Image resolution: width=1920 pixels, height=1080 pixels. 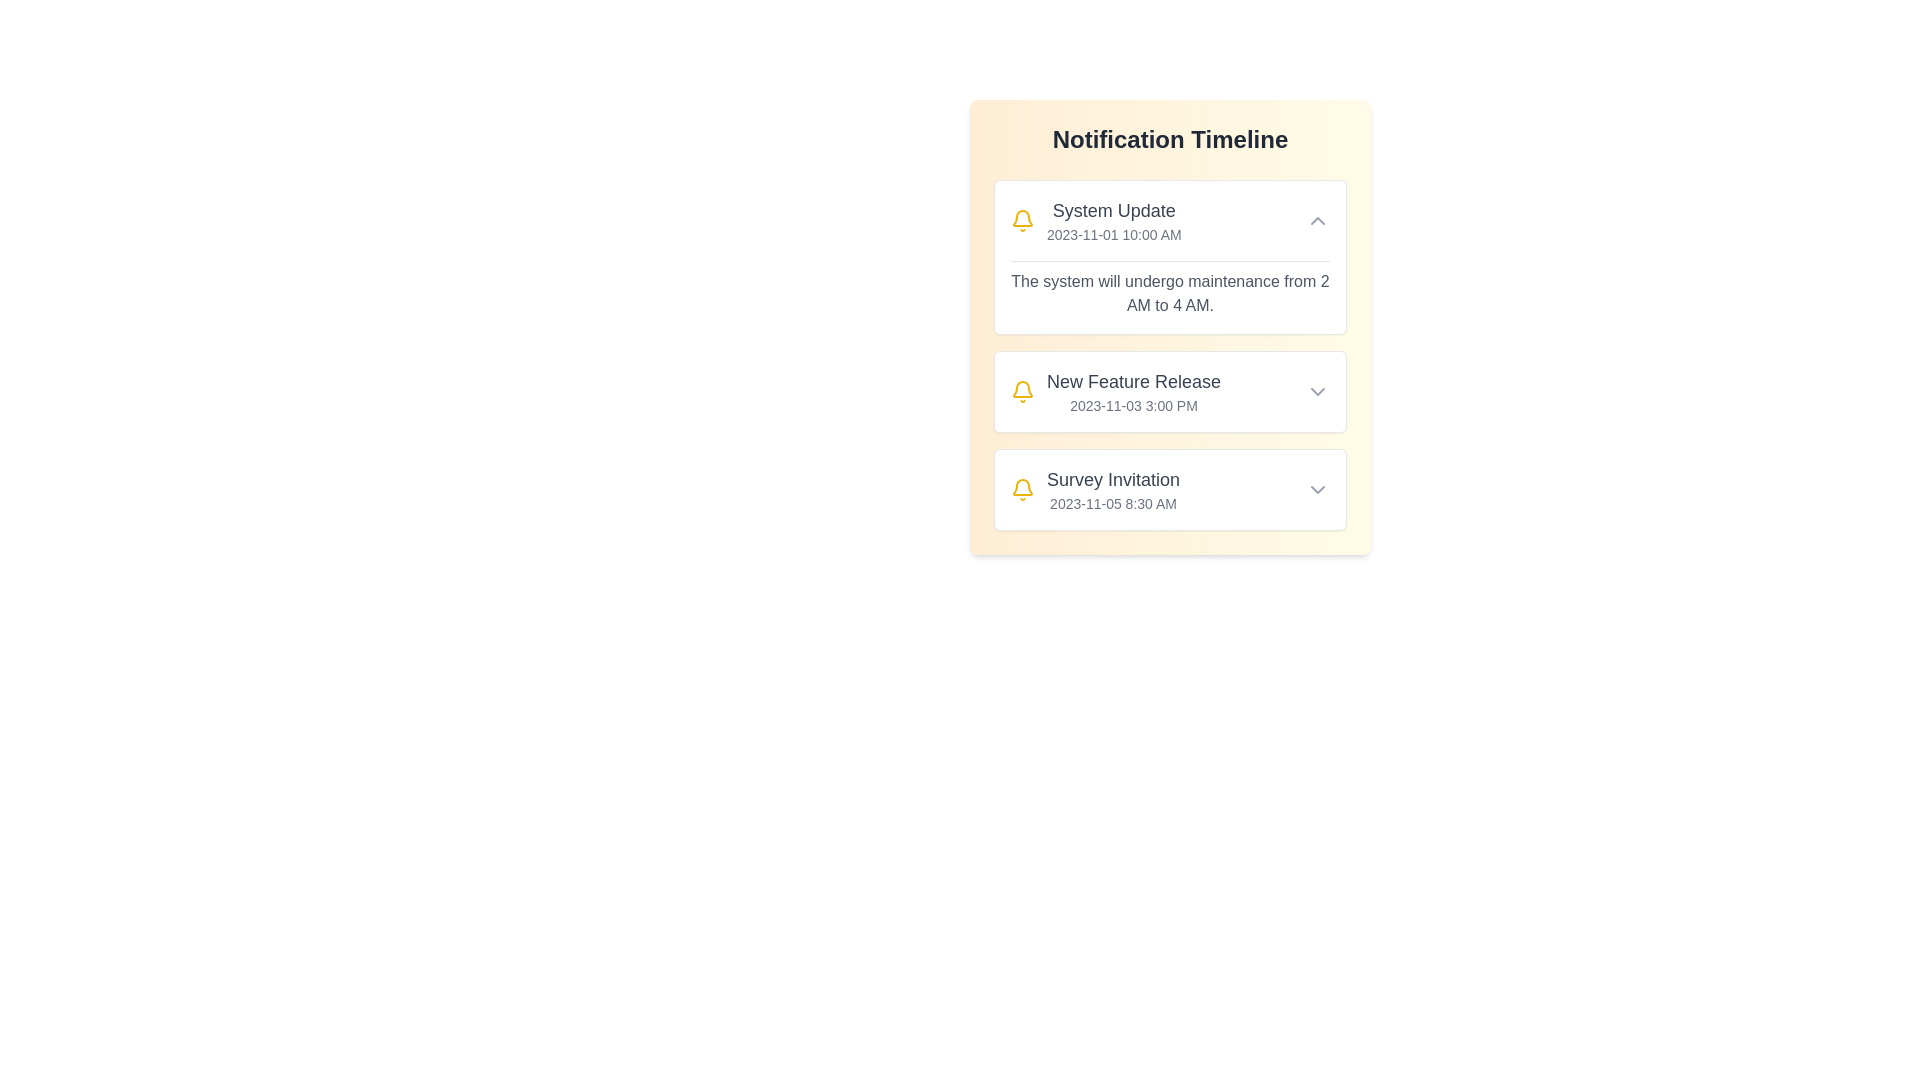 I want to click on the timestamp text label of the 'Survey Invitation' notification, which is located in the right bottom segment of the card, directly below the 'Survey Invitation' title text, so click(x=1112, y=503).